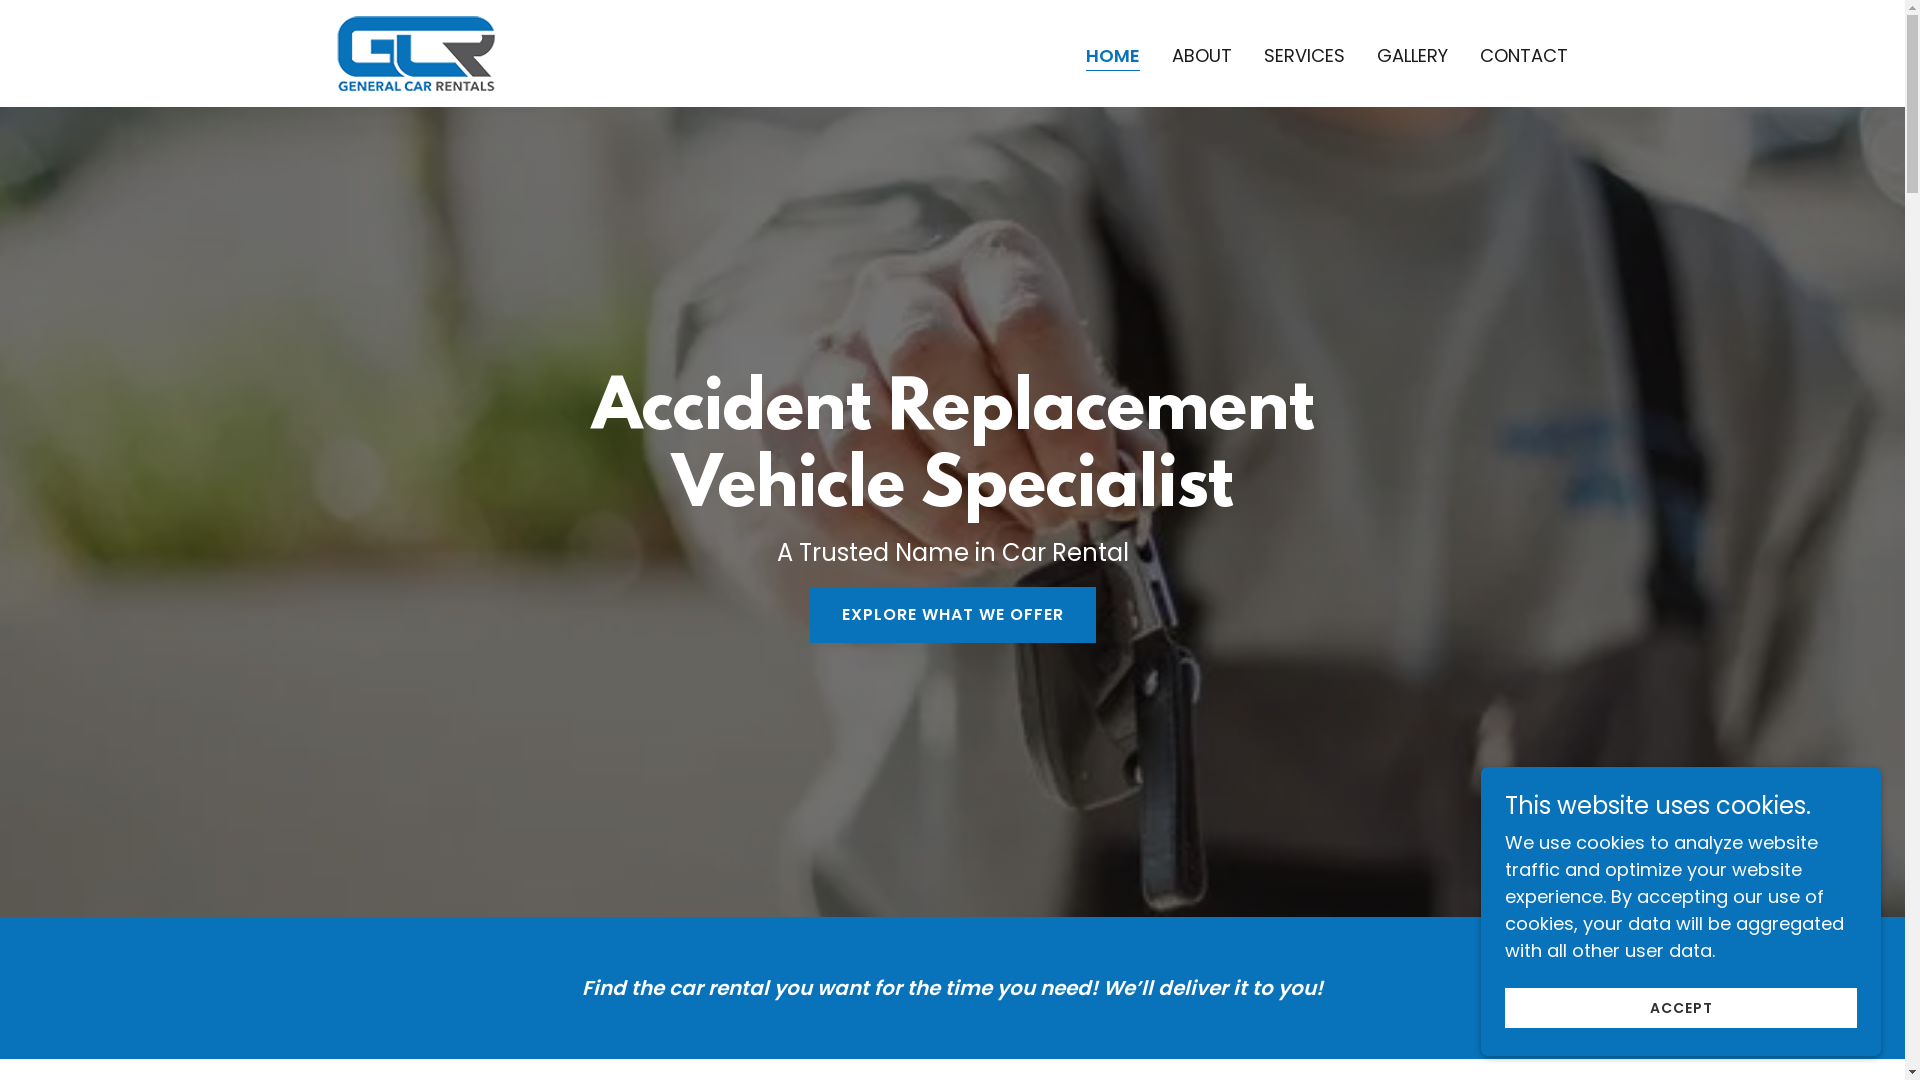 The height and width of the screenshot is (1080, 1920). Describe the element at coordinates (413, 50) in the screenshot. I see `'General Car Rentals'` at that location.